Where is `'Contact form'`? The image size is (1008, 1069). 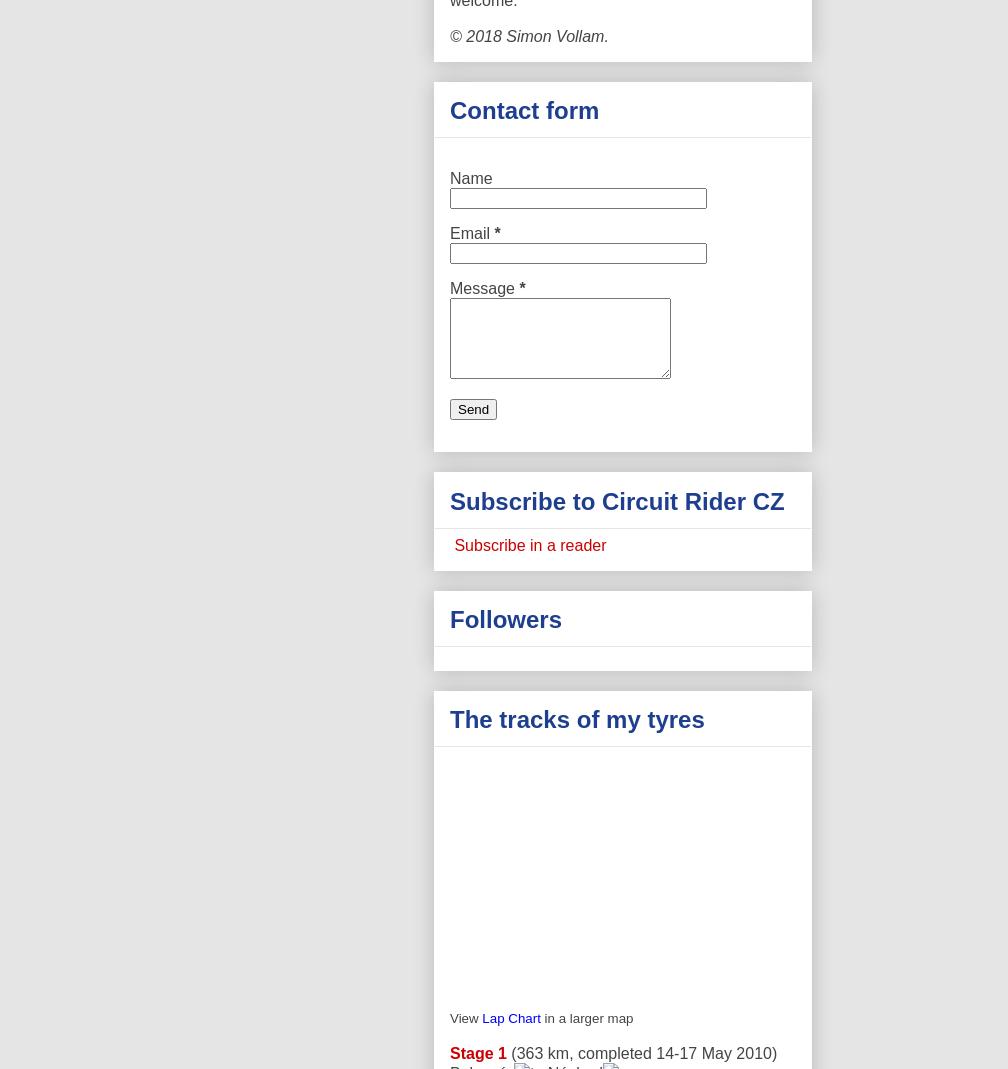 'Contact form' is located at coordinates (524, 110).